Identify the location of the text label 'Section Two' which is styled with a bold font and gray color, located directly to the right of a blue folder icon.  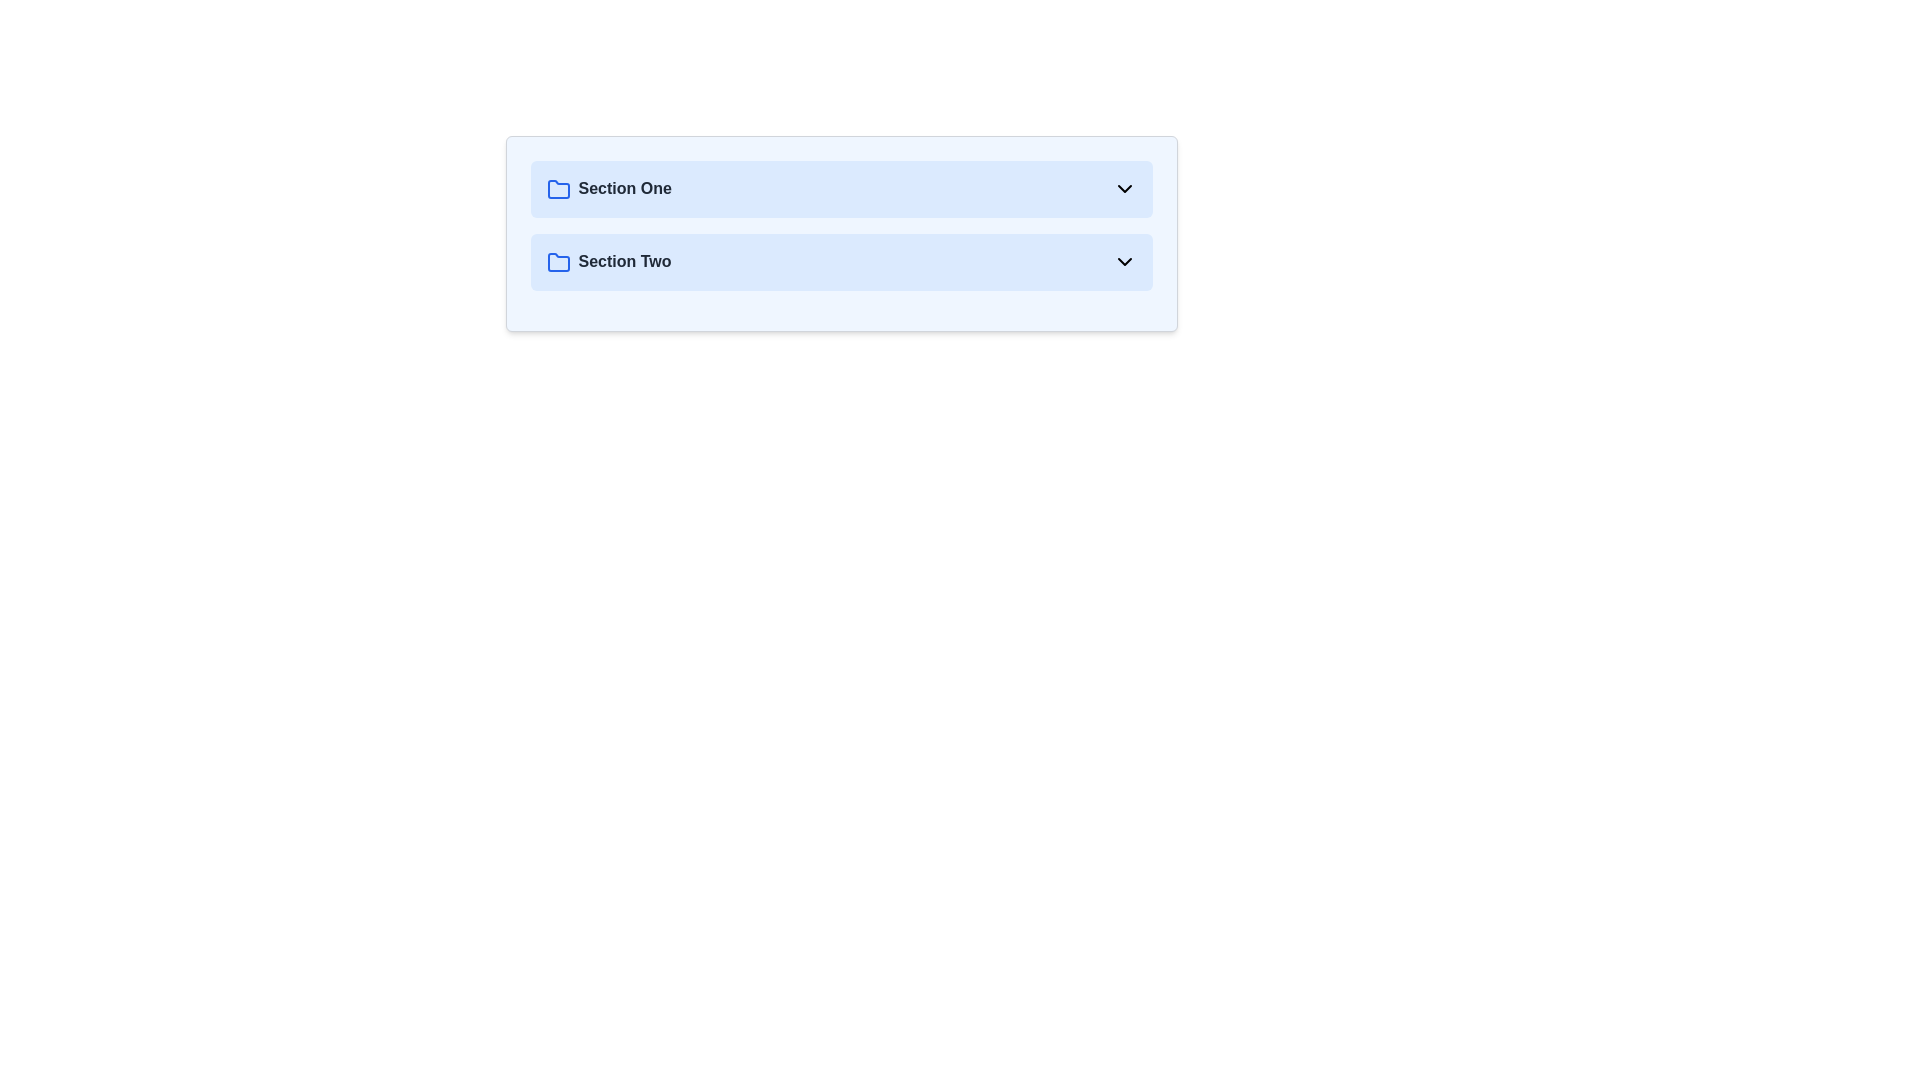
(623, 260).